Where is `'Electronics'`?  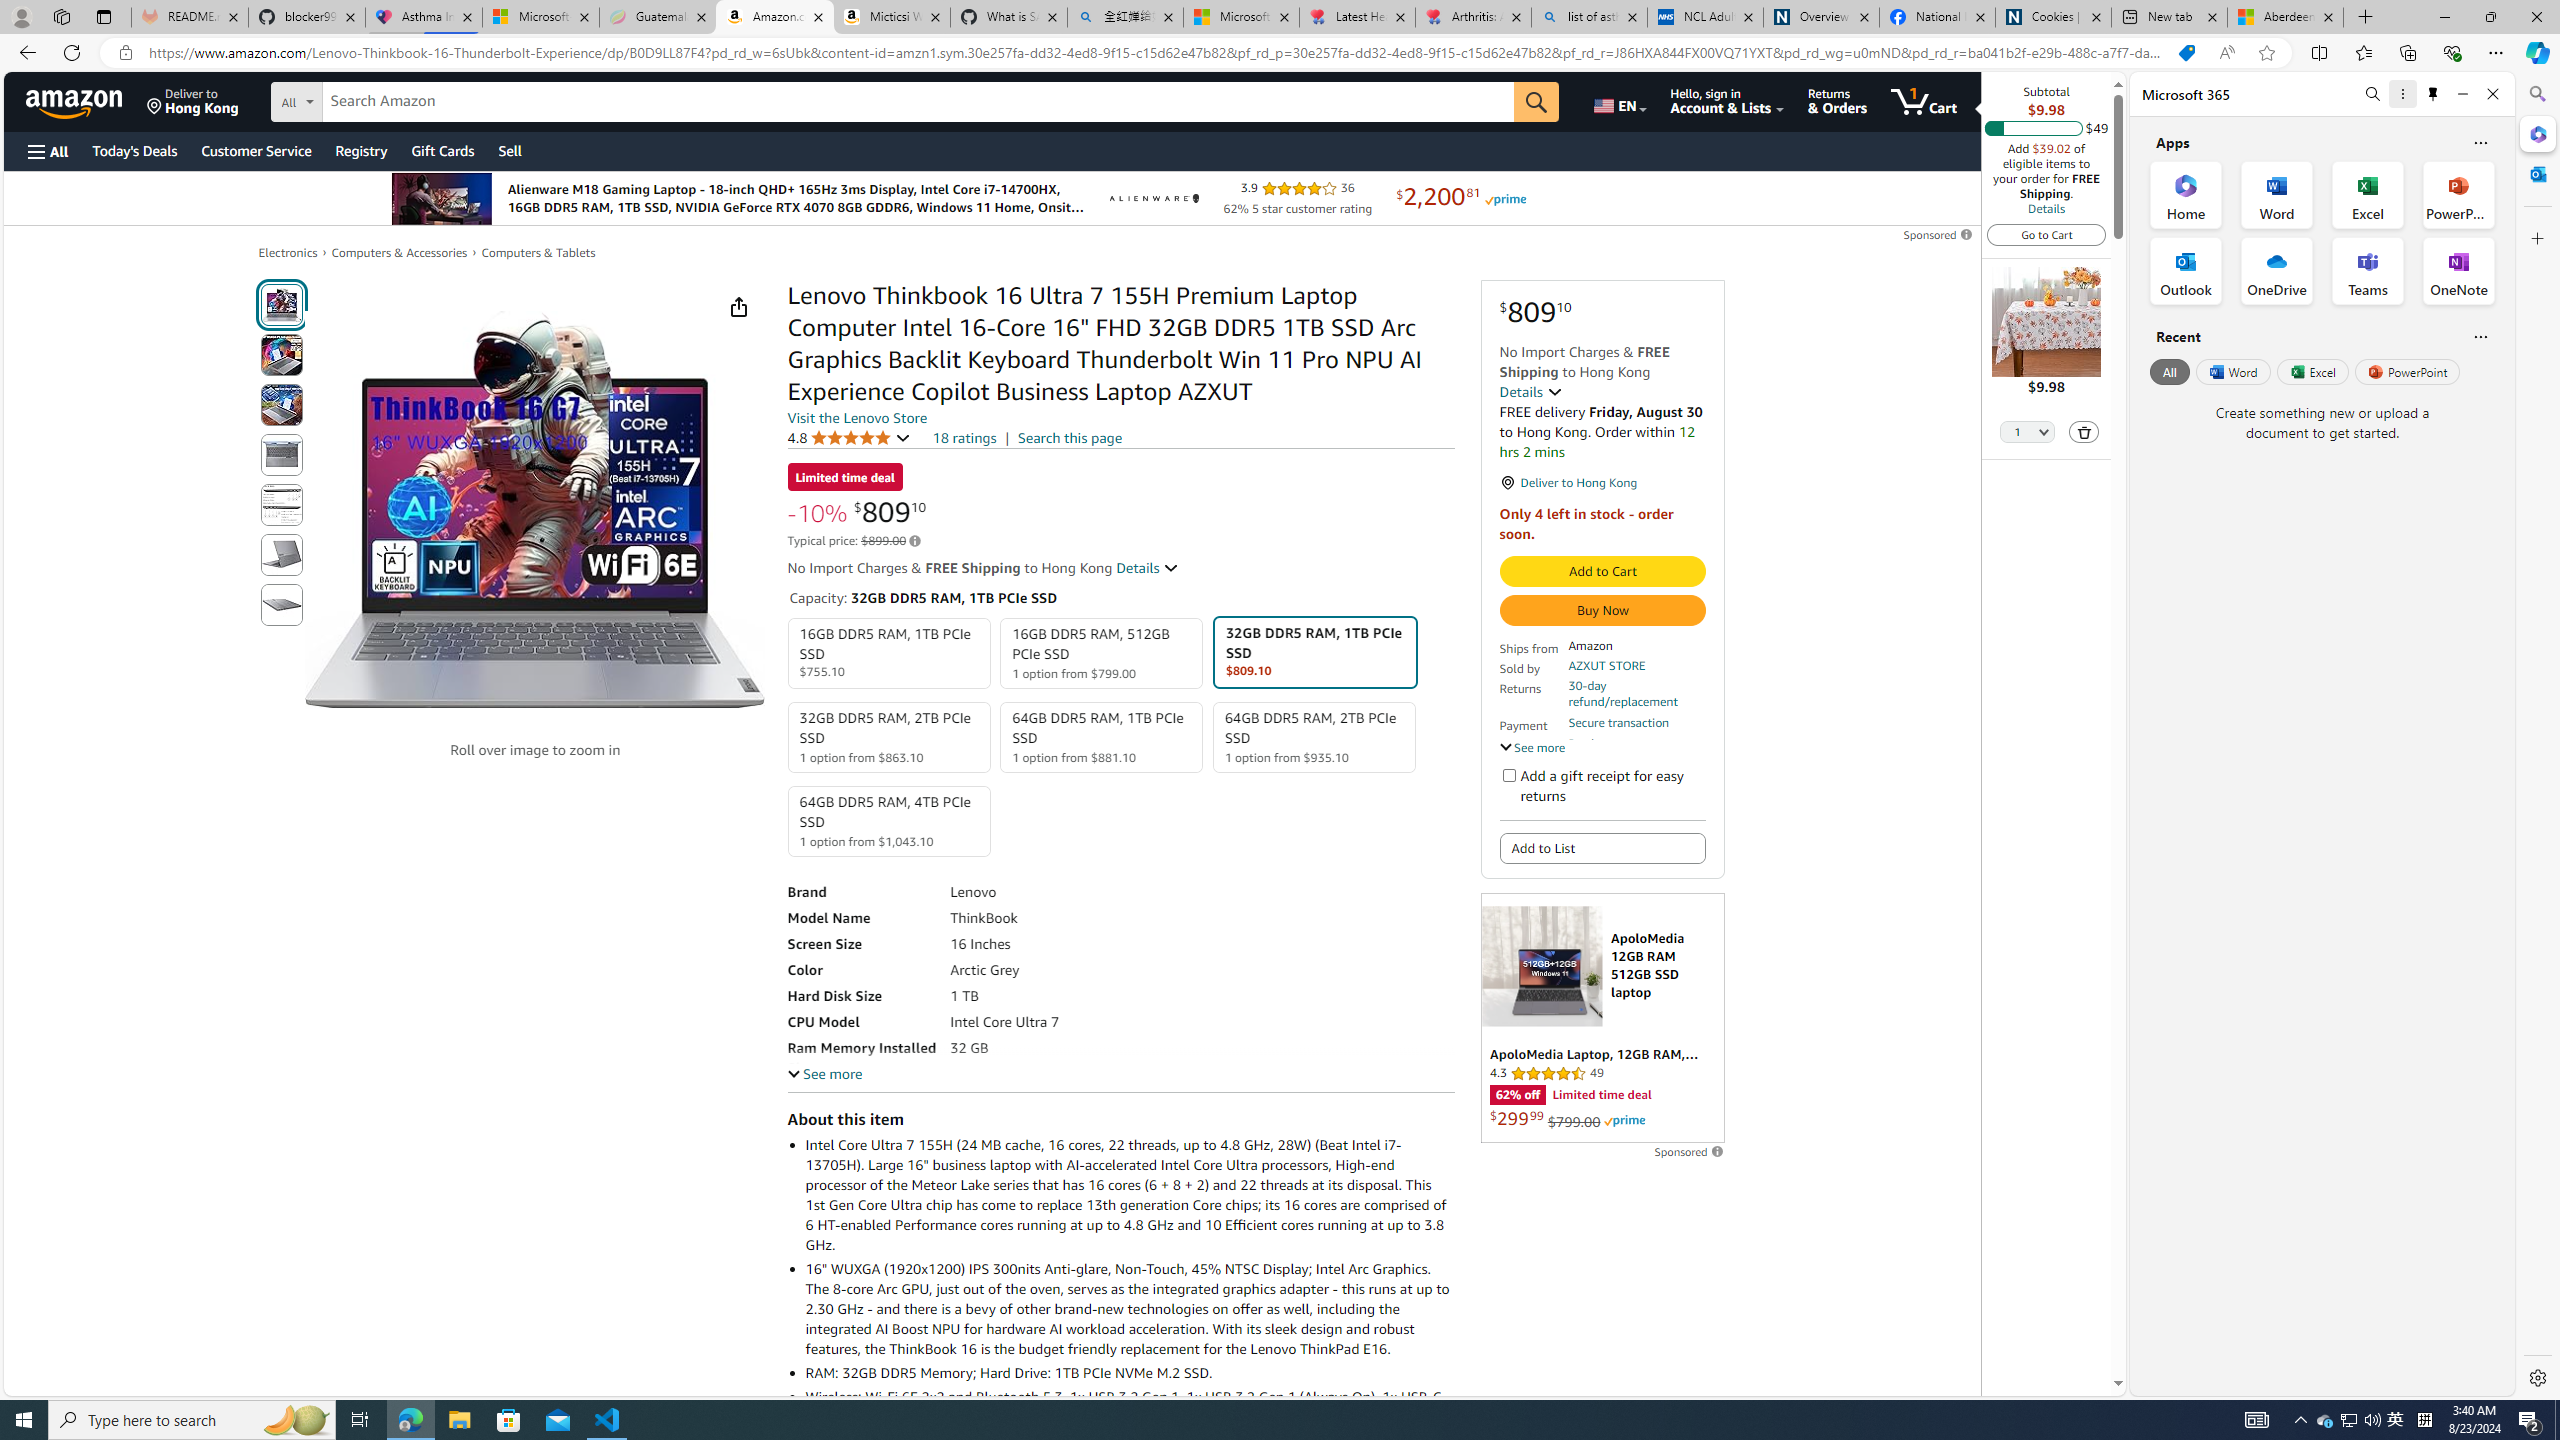 'Electronics' is located at coordinates (288, 252).